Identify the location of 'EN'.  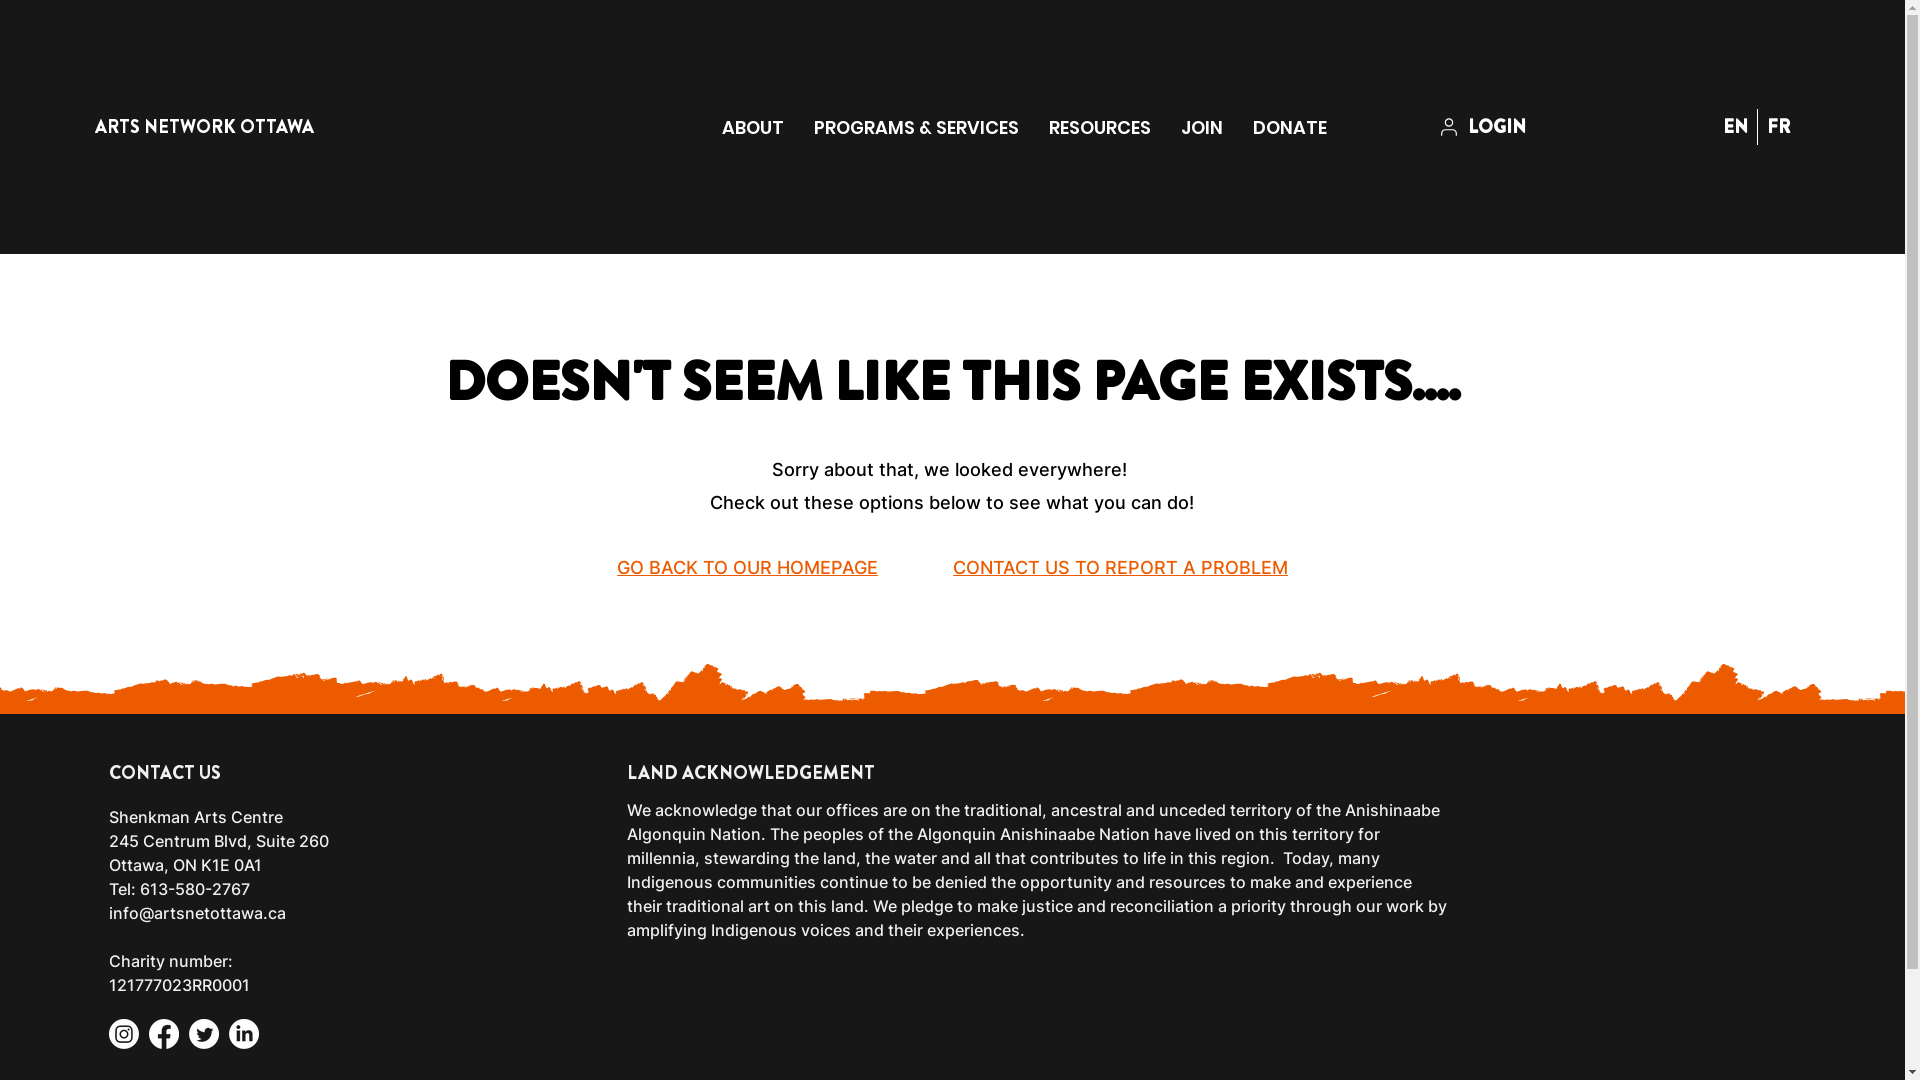
(1734, 127).